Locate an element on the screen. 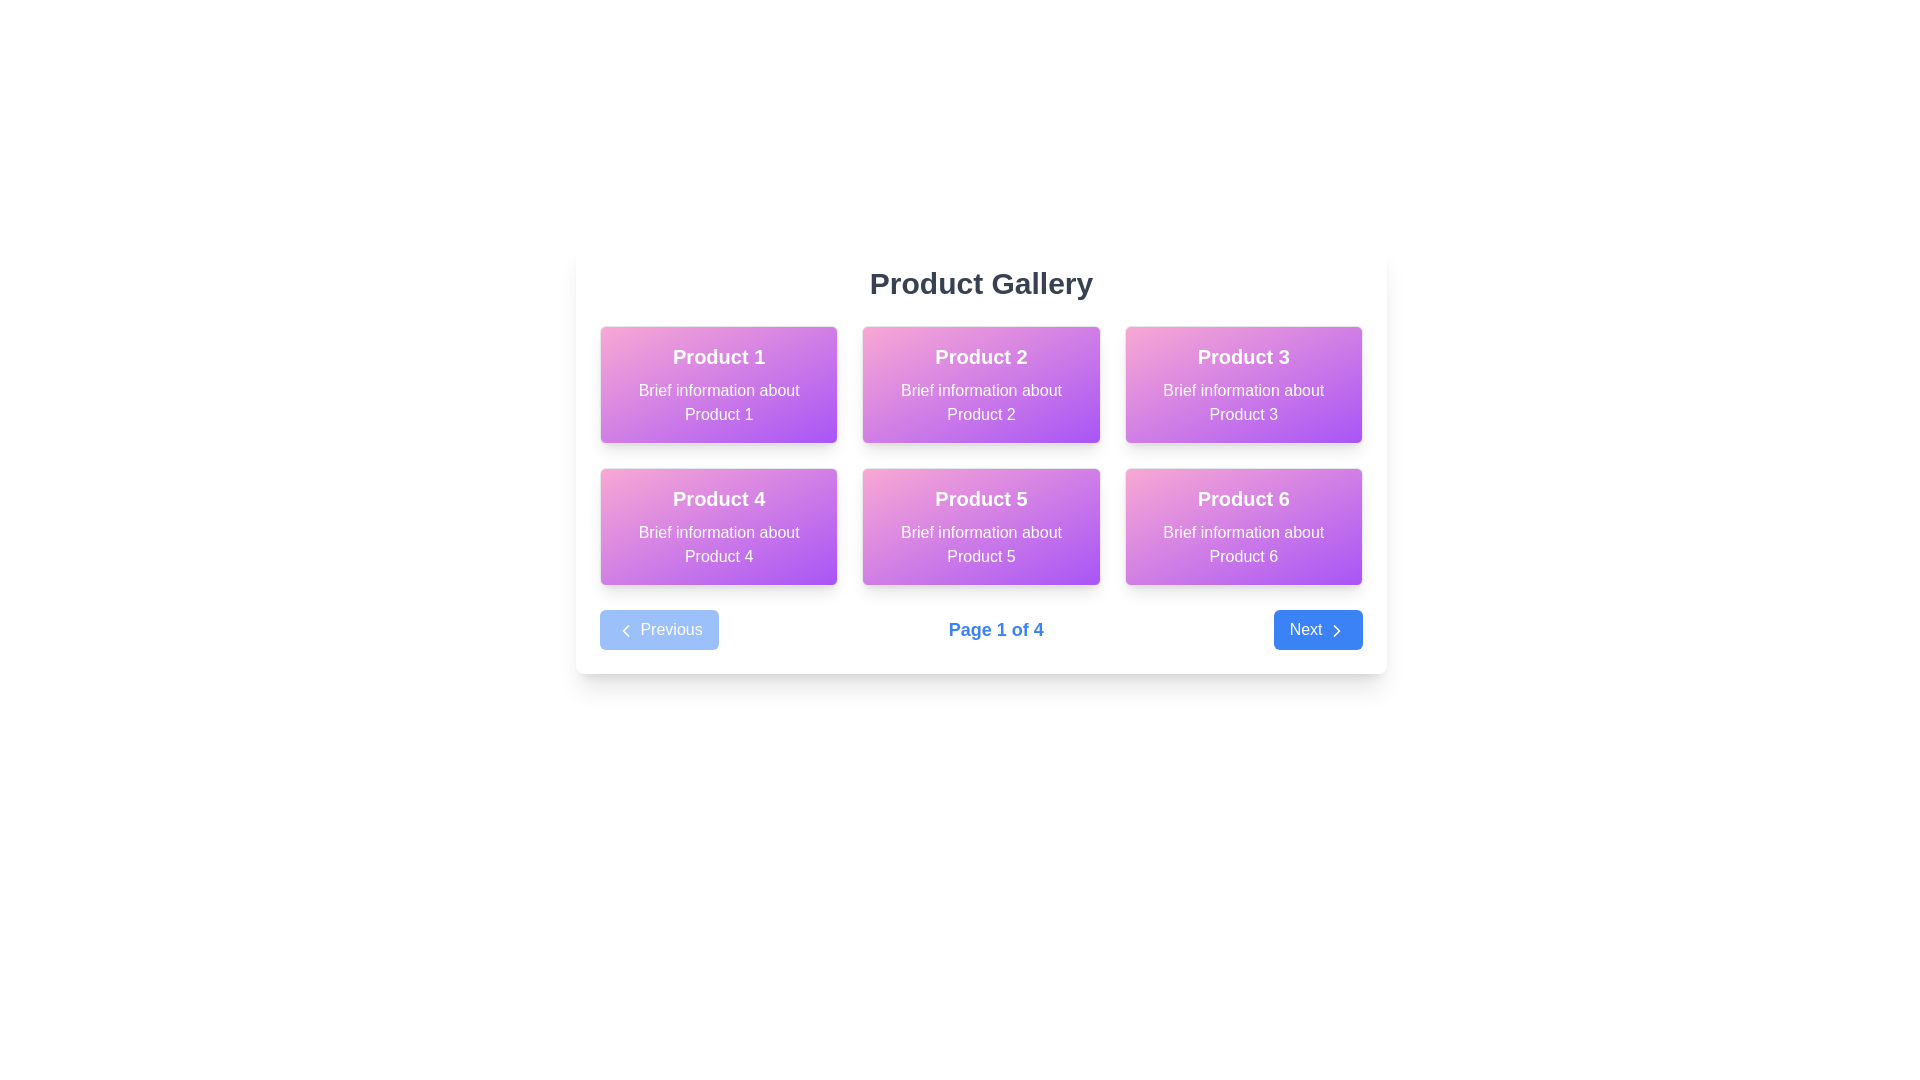 The image size is (1920, 1080). the text display element that shows 'Brief information about Product 2', which is styled with a light font and has a gradient background from pink to purple, located in the second box of a two-row grid layout is located at coordinates (981, 402).